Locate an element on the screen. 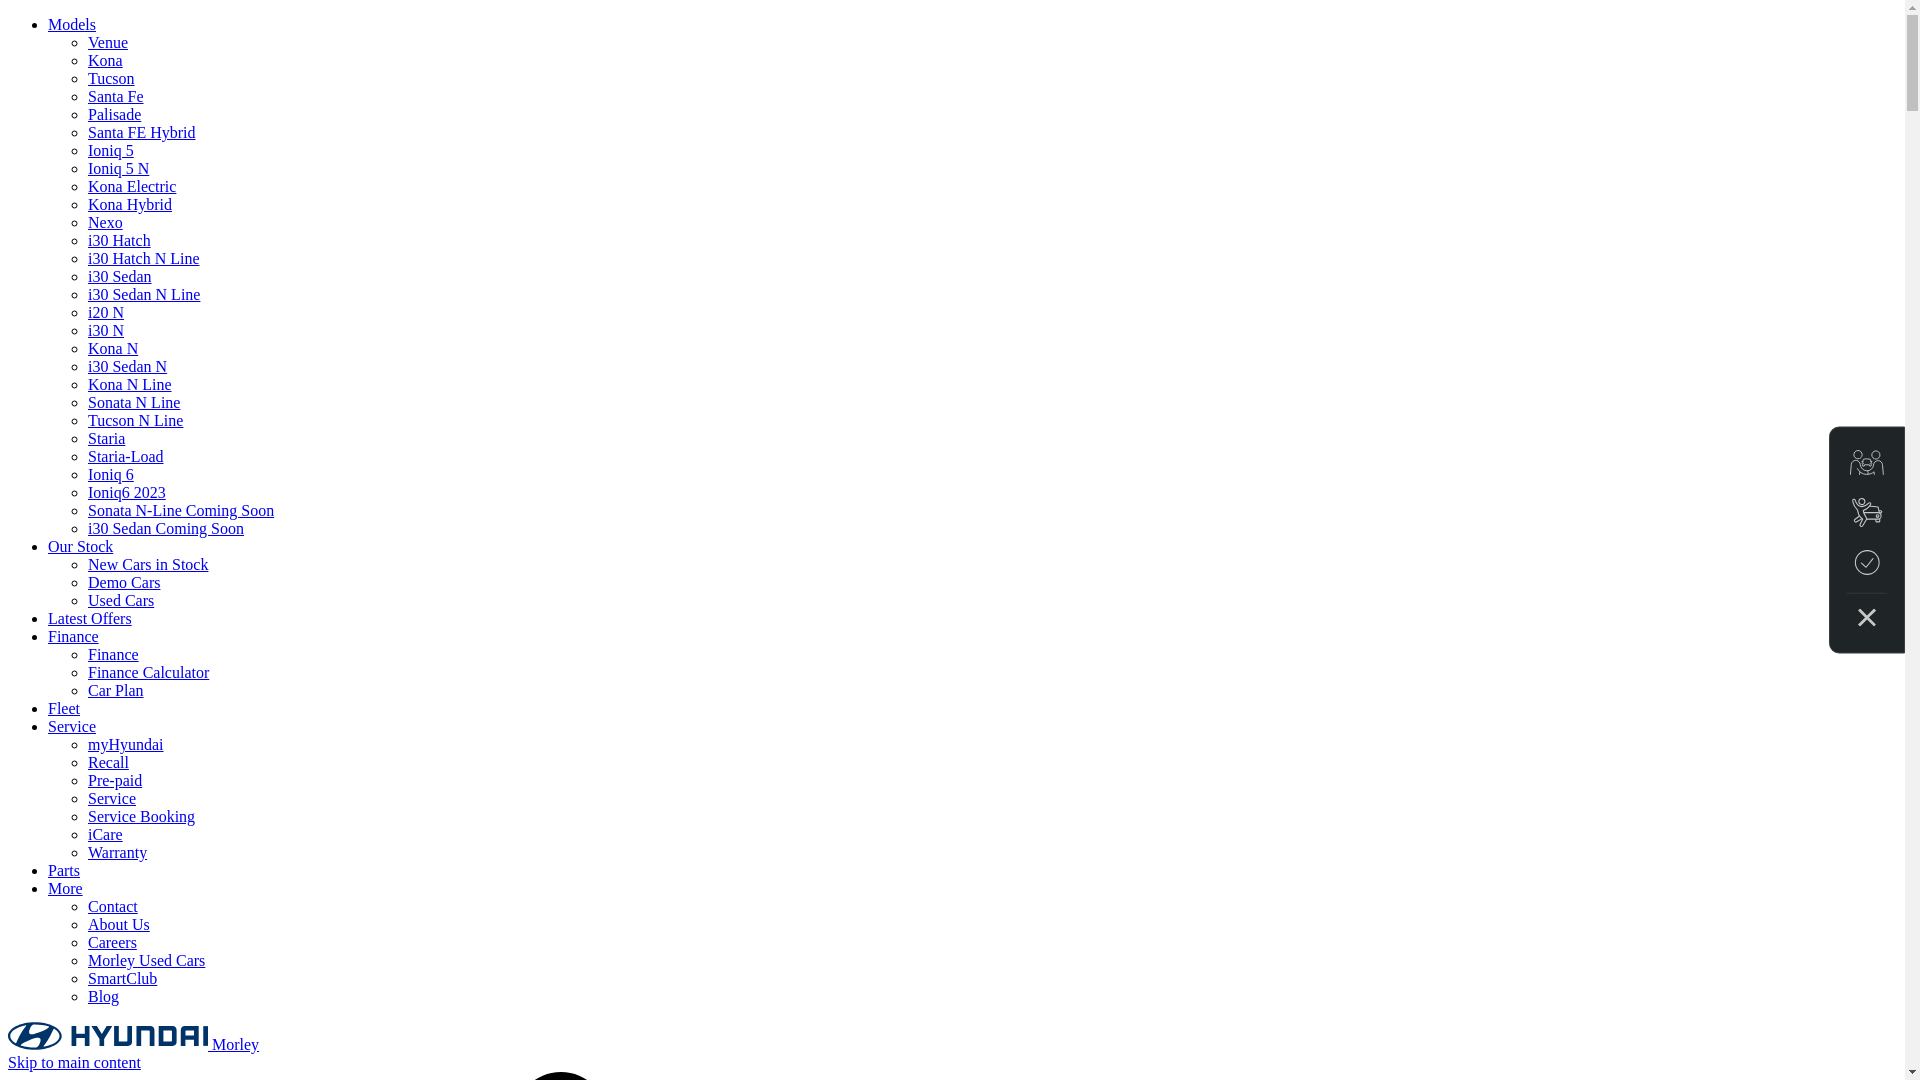  'Fleet' is located at coordinates (63, 707).